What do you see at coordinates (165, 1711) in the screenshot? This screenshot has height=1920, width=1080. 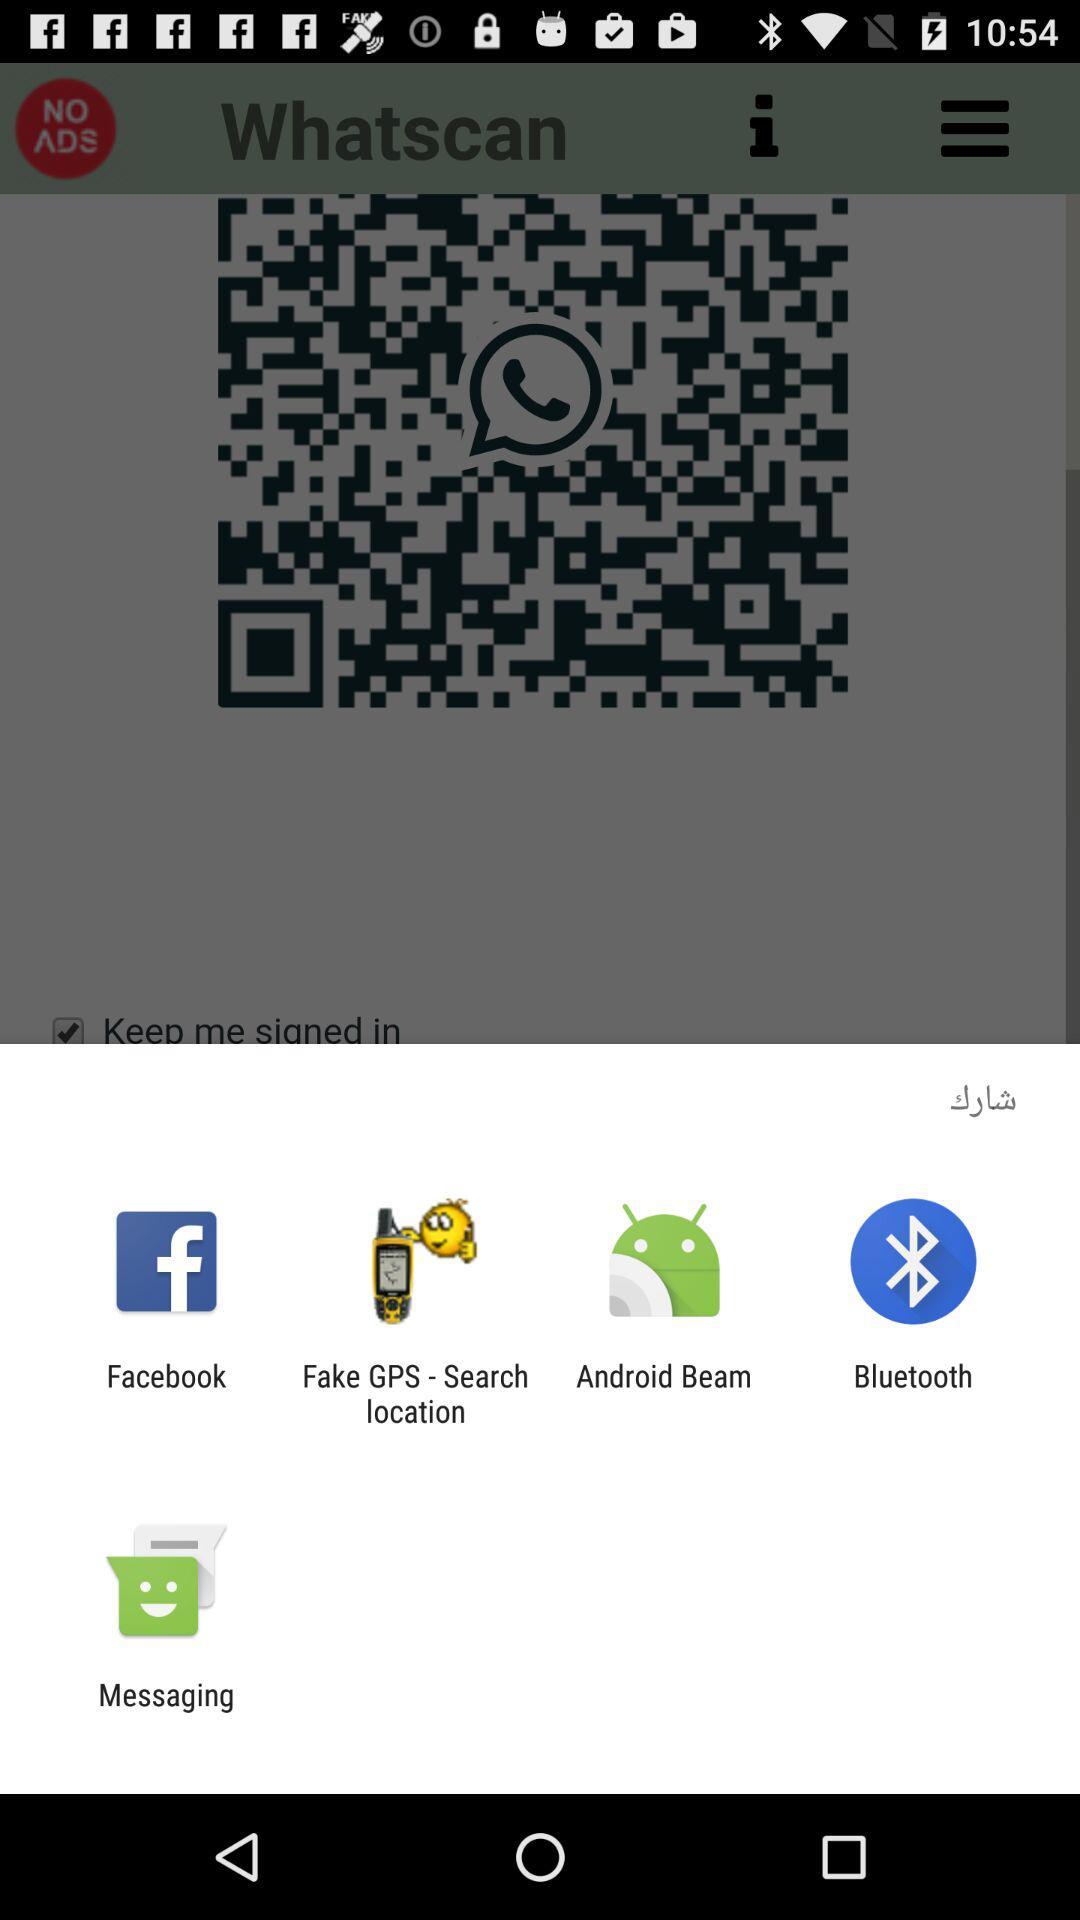 I see `messaging item` at bounding box center [165, 1711].